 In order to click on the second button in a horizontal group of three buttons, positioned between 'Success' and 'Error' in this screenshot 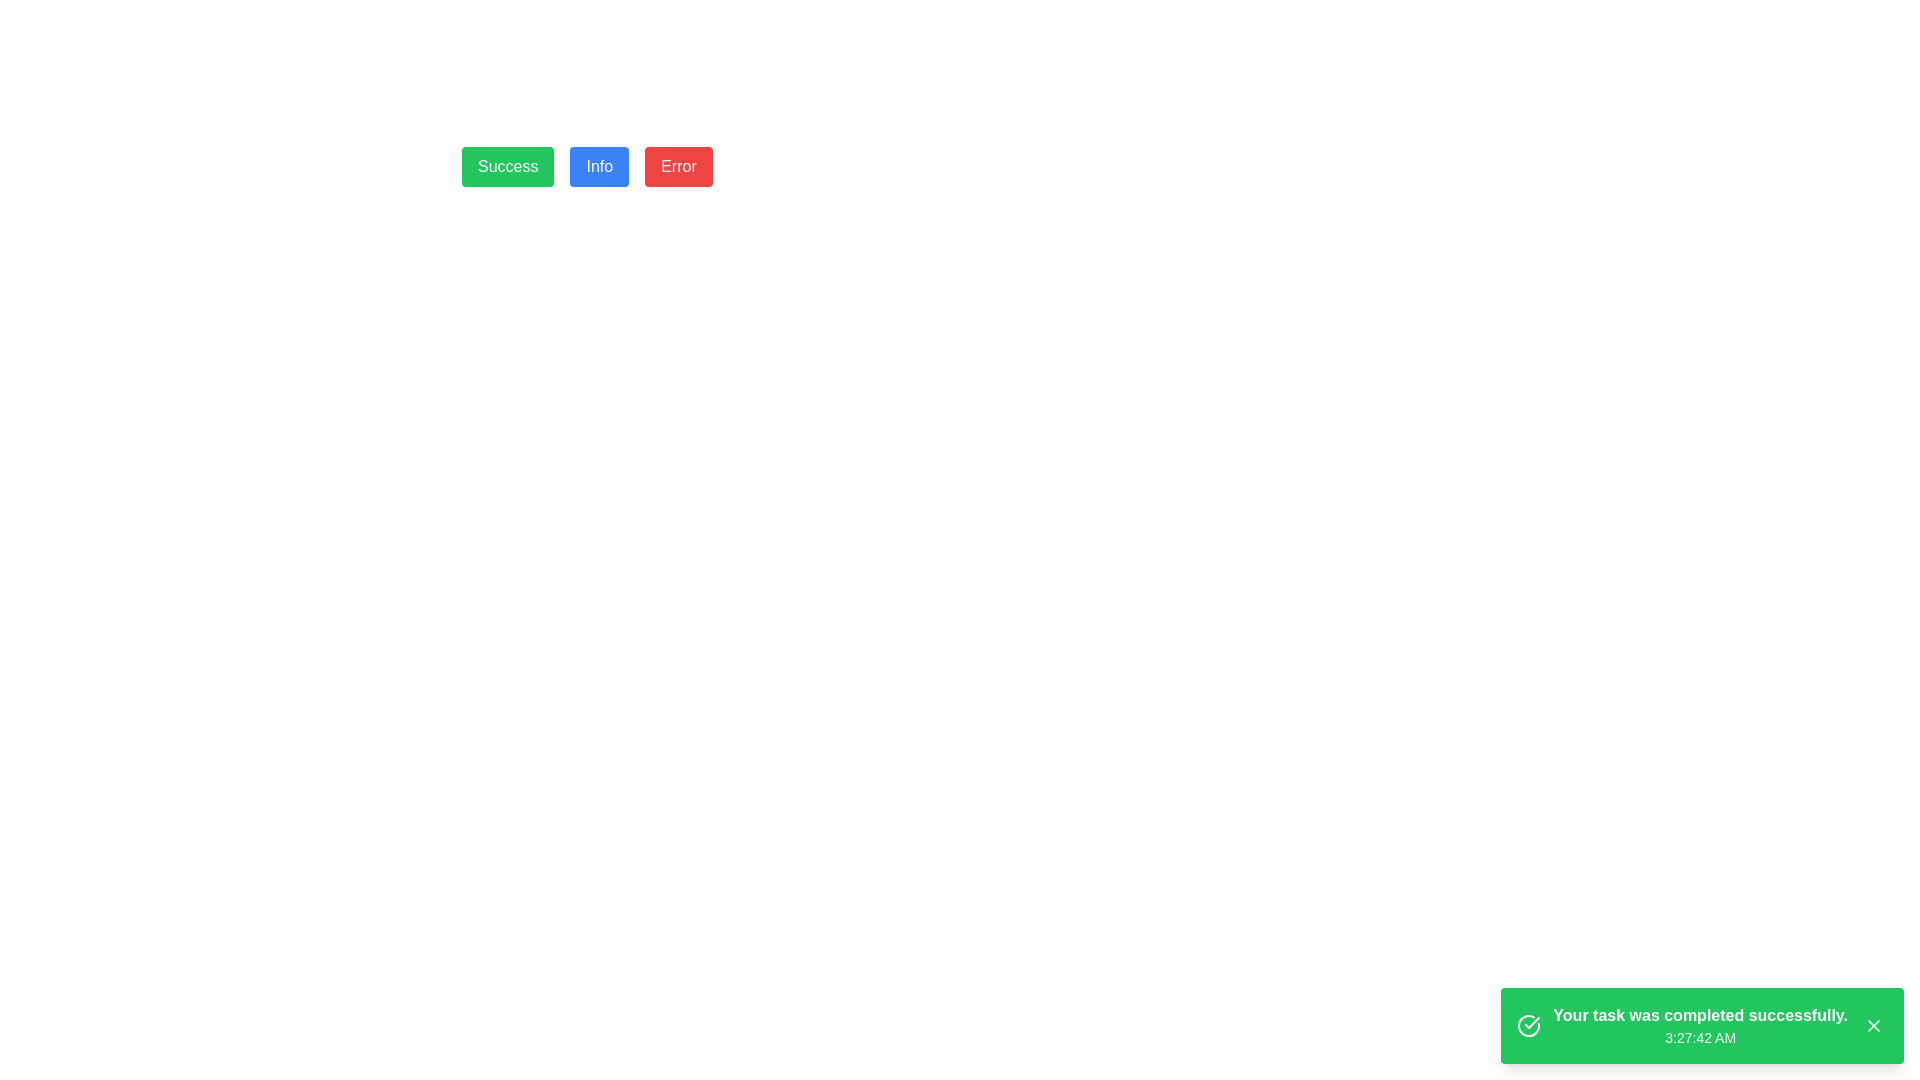, I will do `click(598, 165)`.